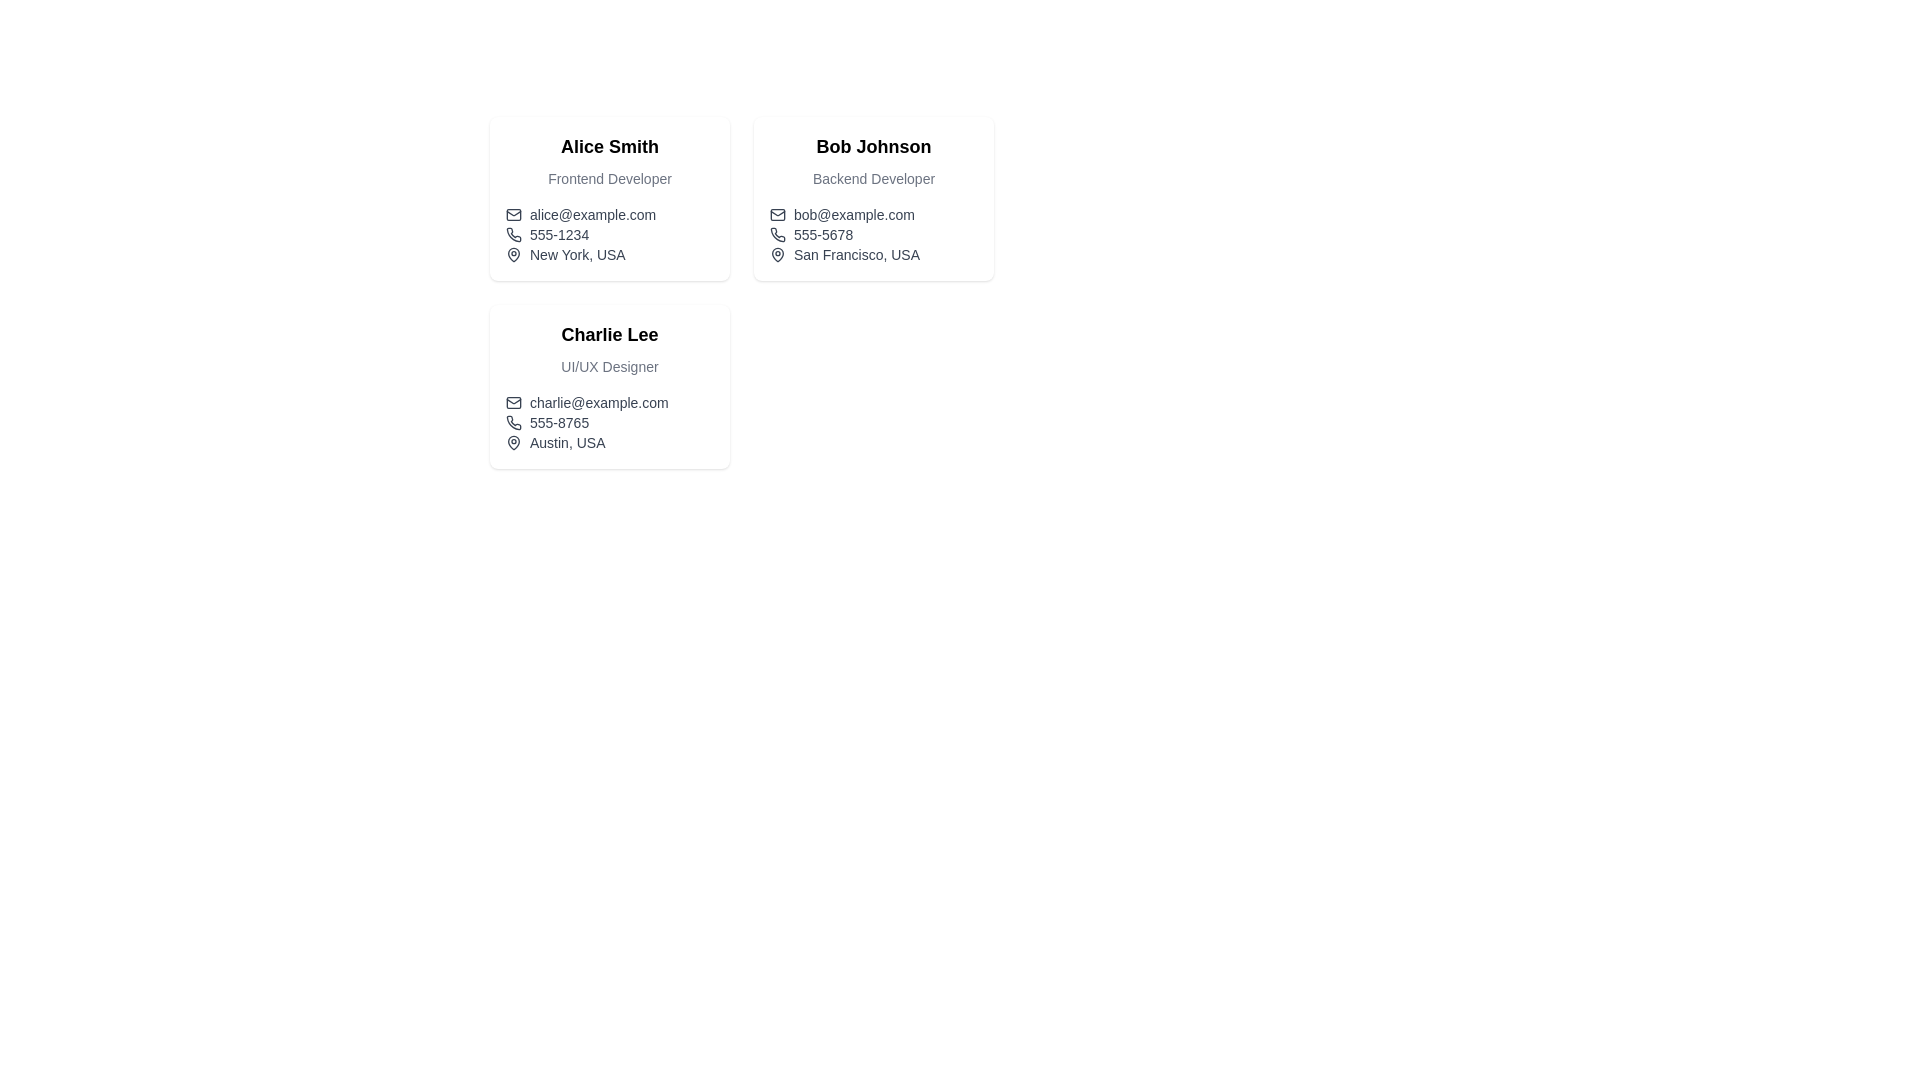 The image size is (1920, 1080). Describe the element at coordinates (873, 199) in the screenshot. I see `the information card displaying details for Bob Johnson, located in the second column of the first row among three similar cards` at that location.